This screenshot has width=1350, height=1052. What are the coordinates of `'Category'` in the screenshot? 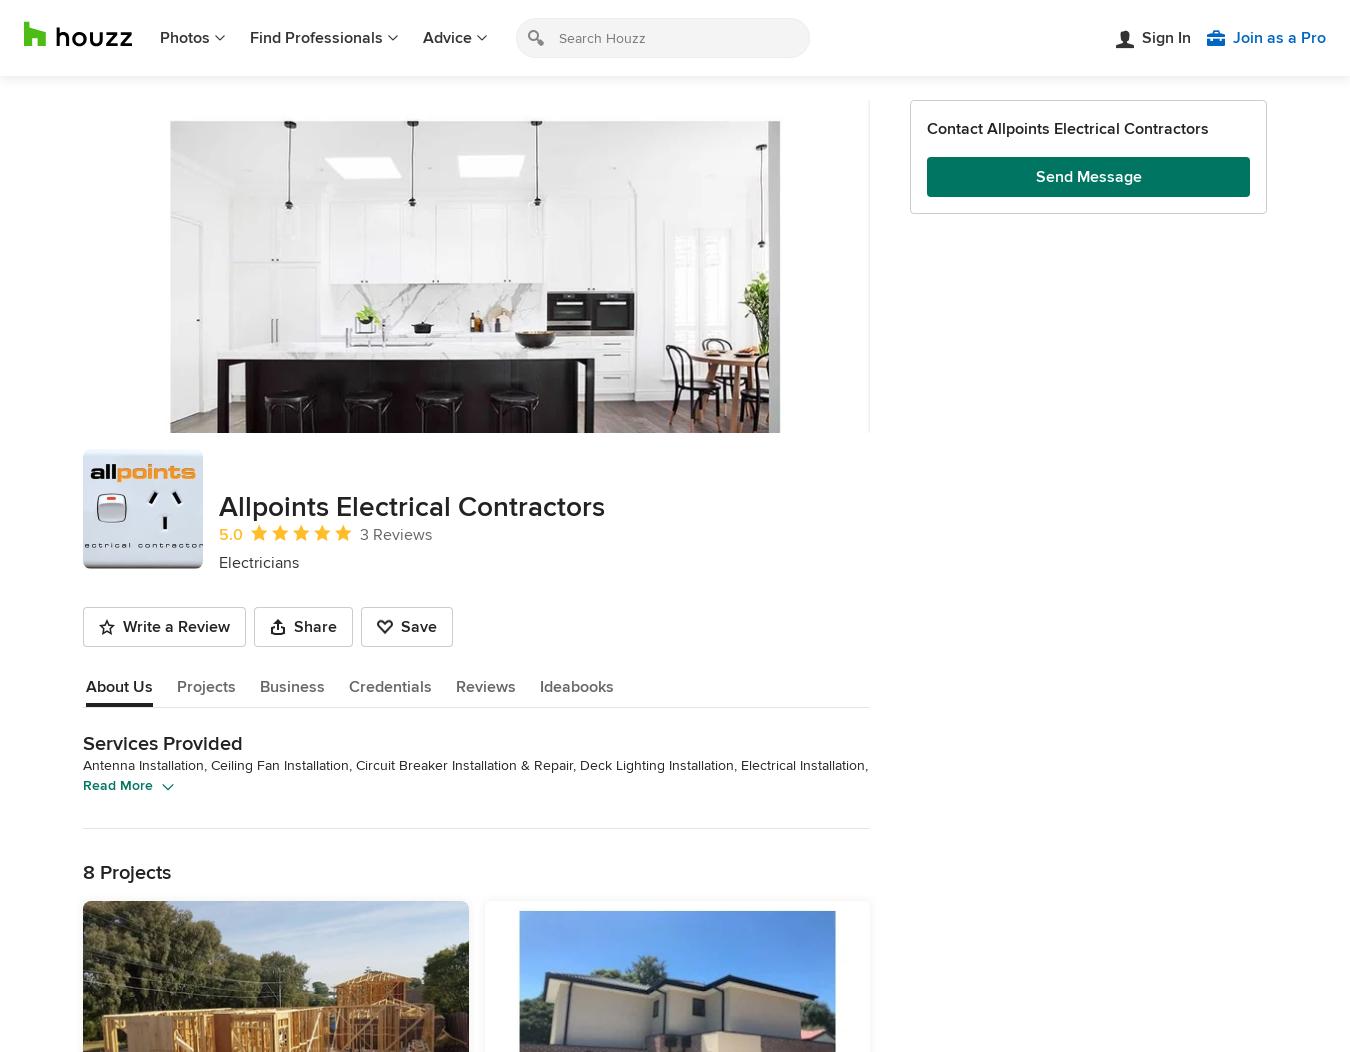 It's located at (124, 938).